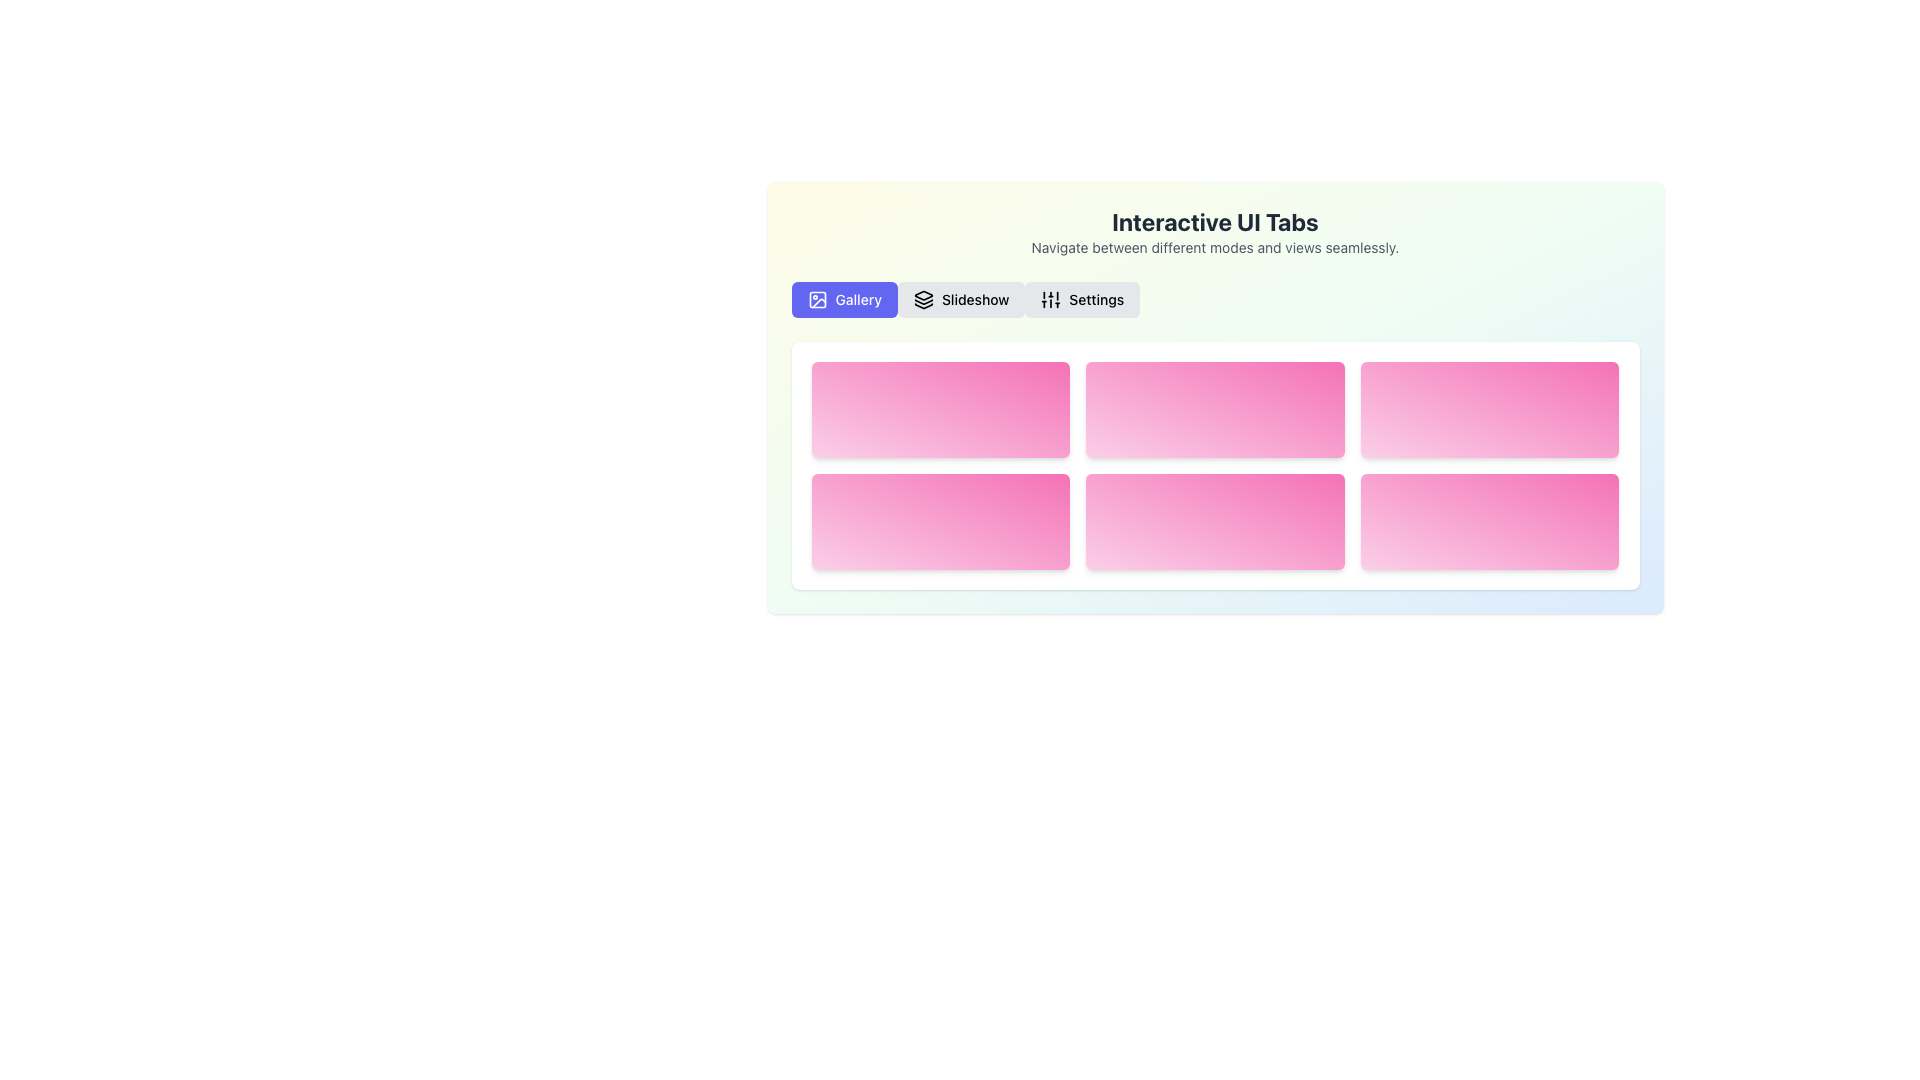 The height and width of the screenshot is (1080, 1920). I want to click on the Decorative Content Block, which is a rectangular element with a gradient background transitioning from light pink to bright pink, located in the bottom-right corner of the grid, so click(1490, 520).